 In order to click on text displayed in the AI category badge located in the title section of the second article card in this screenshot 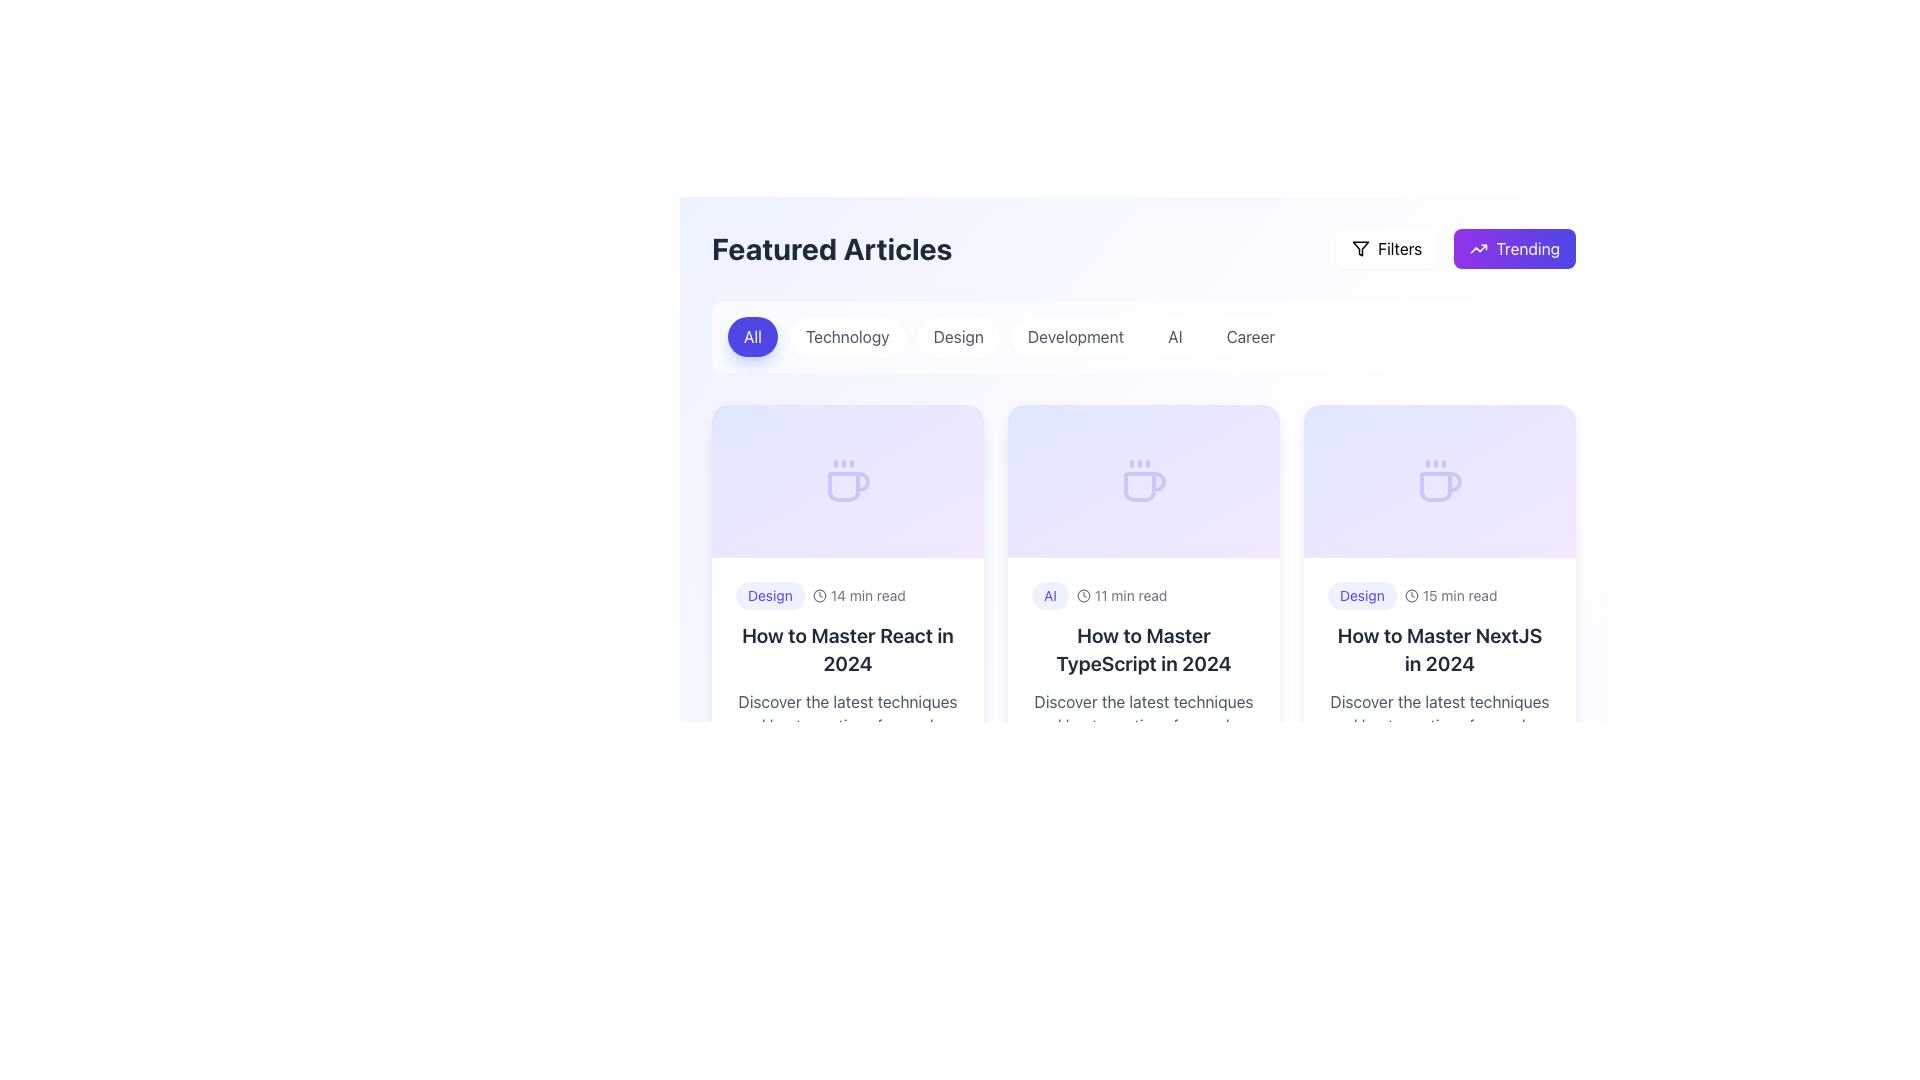, I will do `click(1049, 595)`.